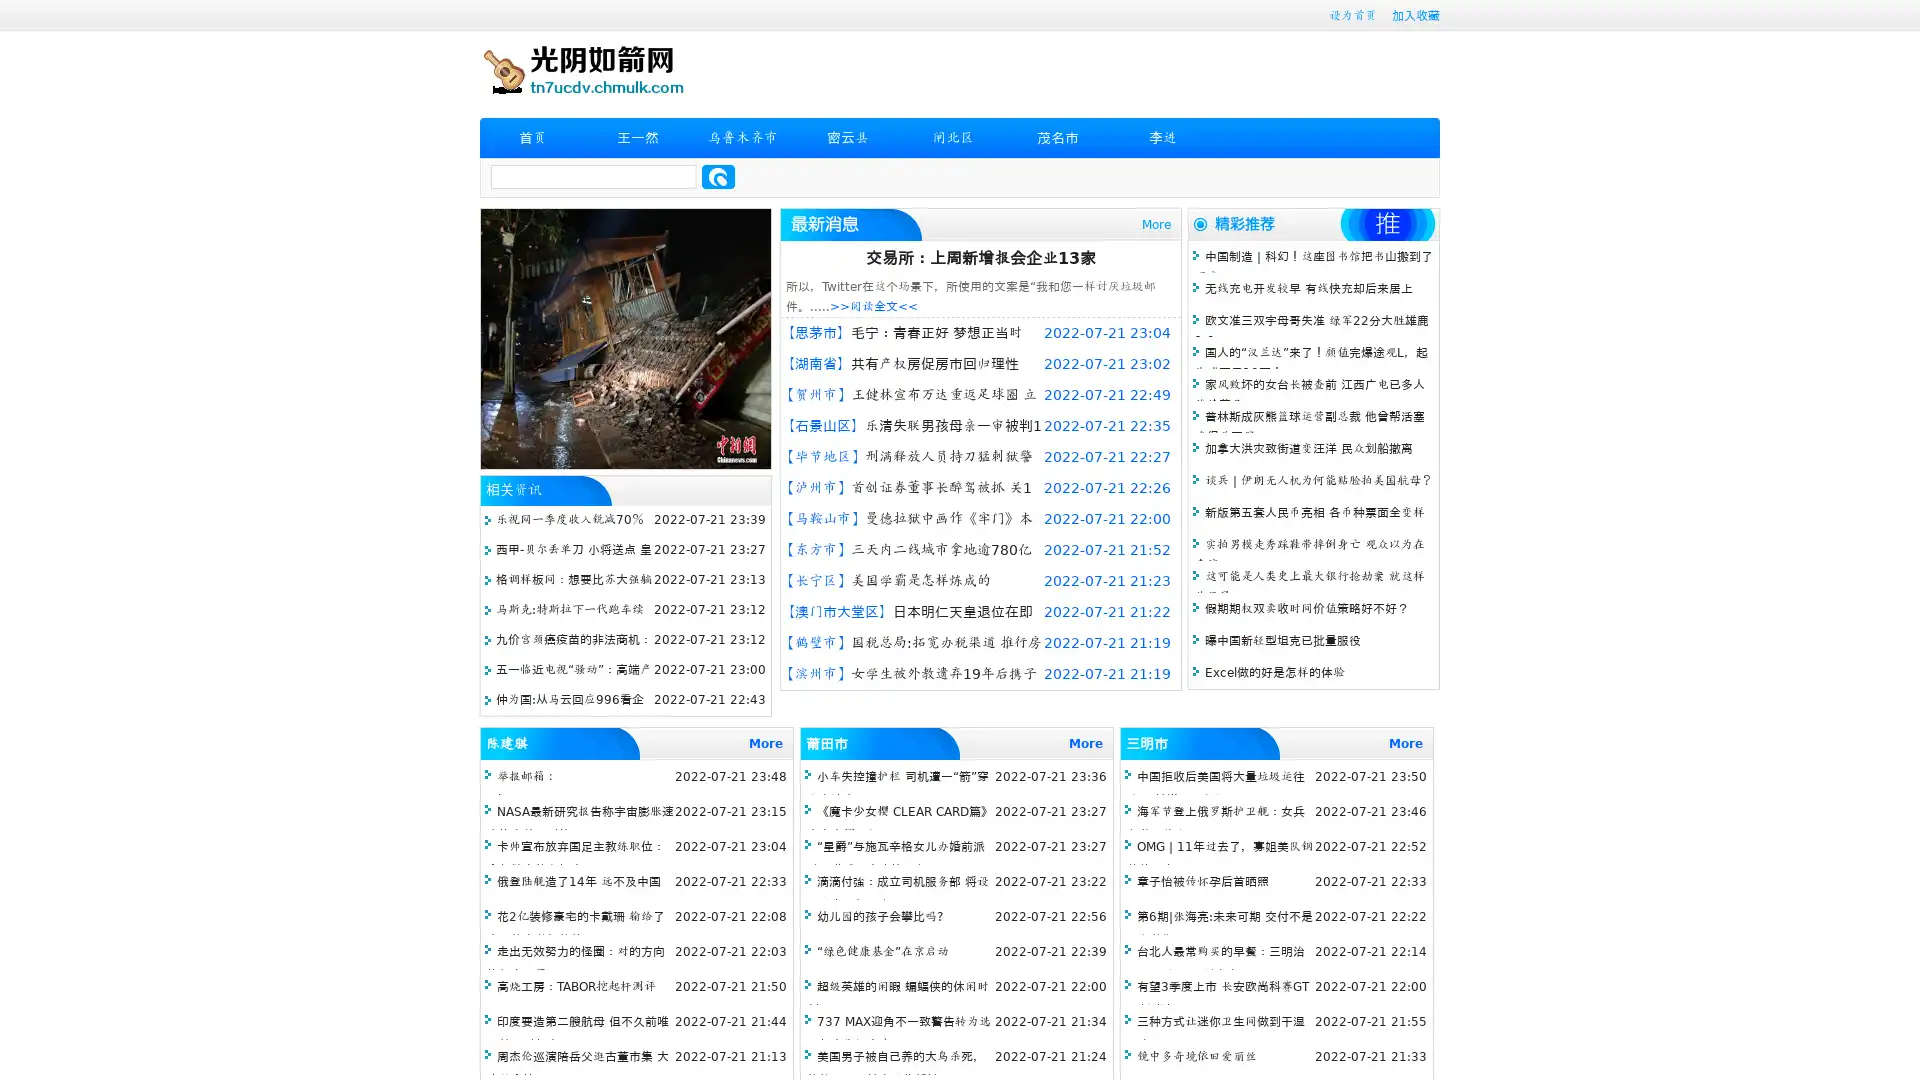 This screenshot has height=1080, width=1920. I want to click on Search, so click(718, 176).